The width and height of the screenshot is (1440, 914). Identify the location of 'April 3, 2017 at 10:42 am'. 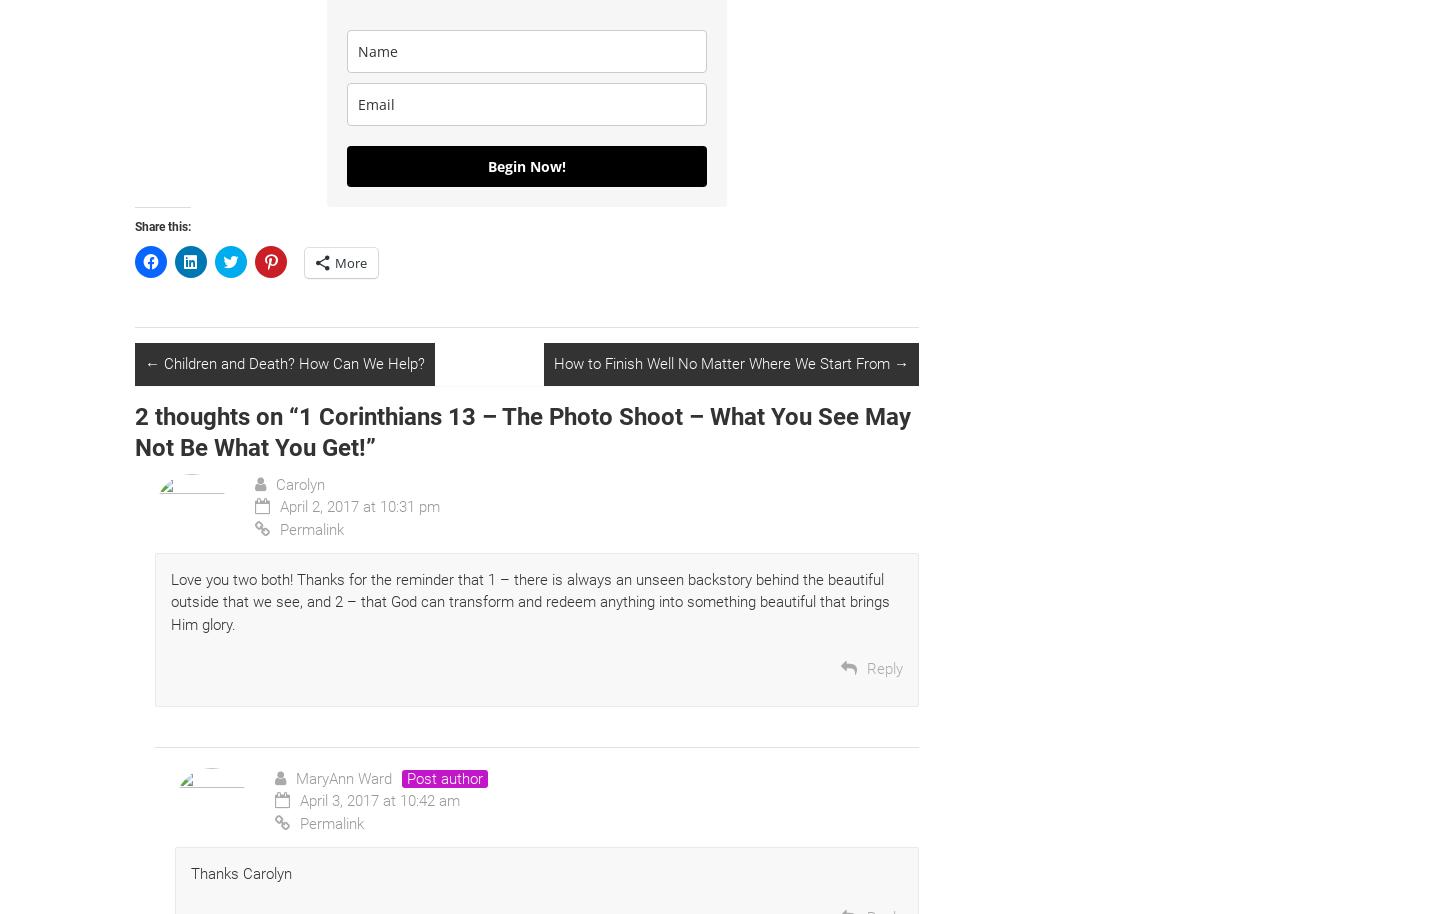
(379, 800).